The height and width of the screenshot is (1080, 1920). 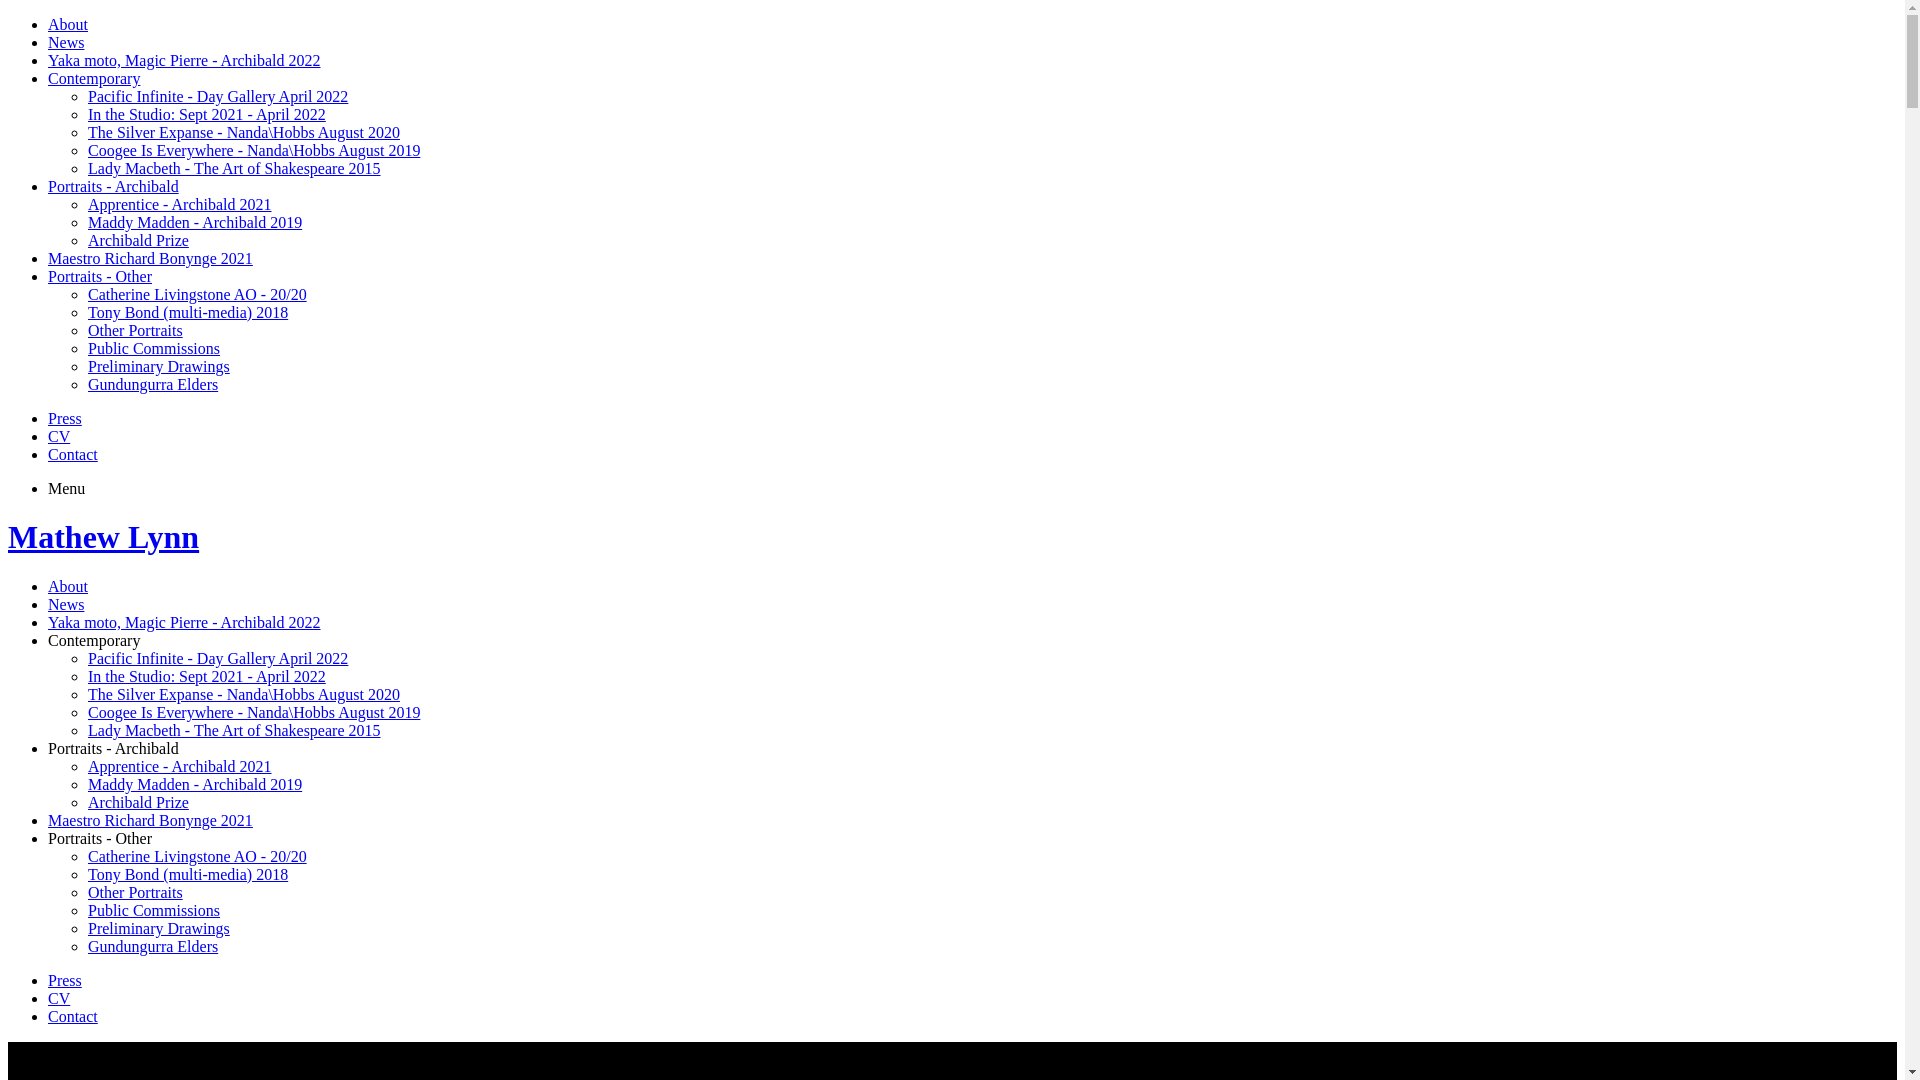 I want to click on 'News', so click(x=48, y=42).